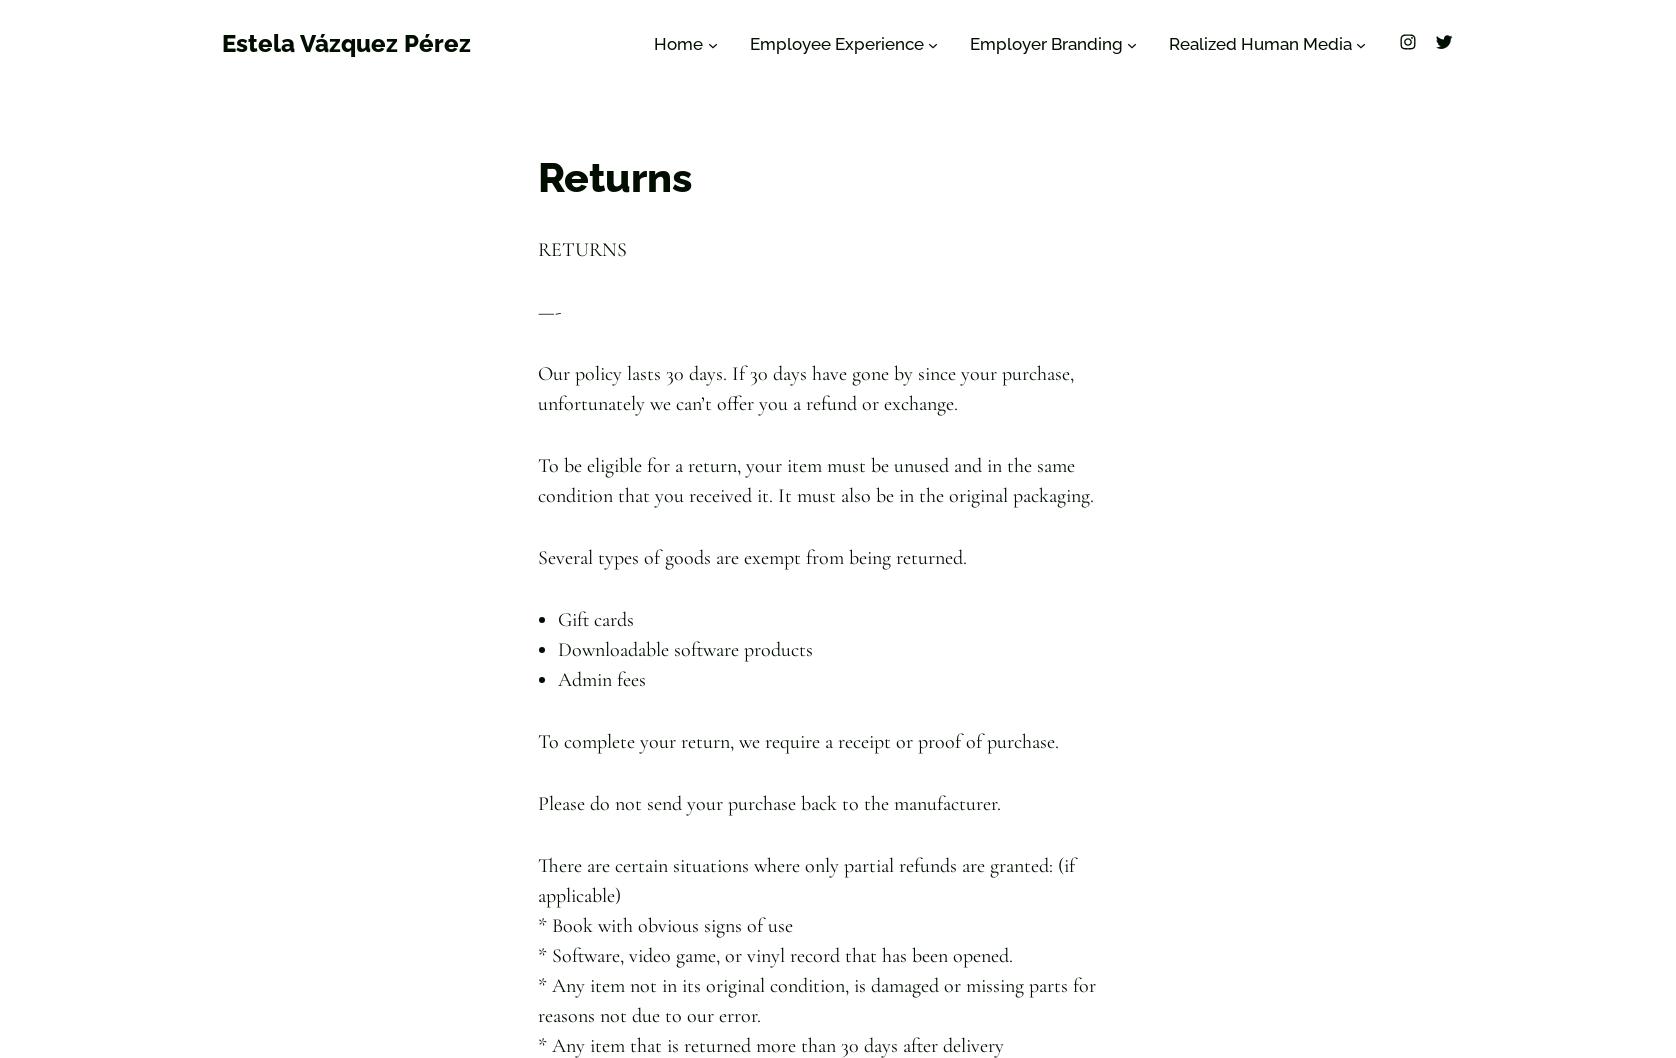  Describe the element at coordinates (751, 557) in the screenshot. I see `'Several types of goods are exempt from being returned.'` at that location.